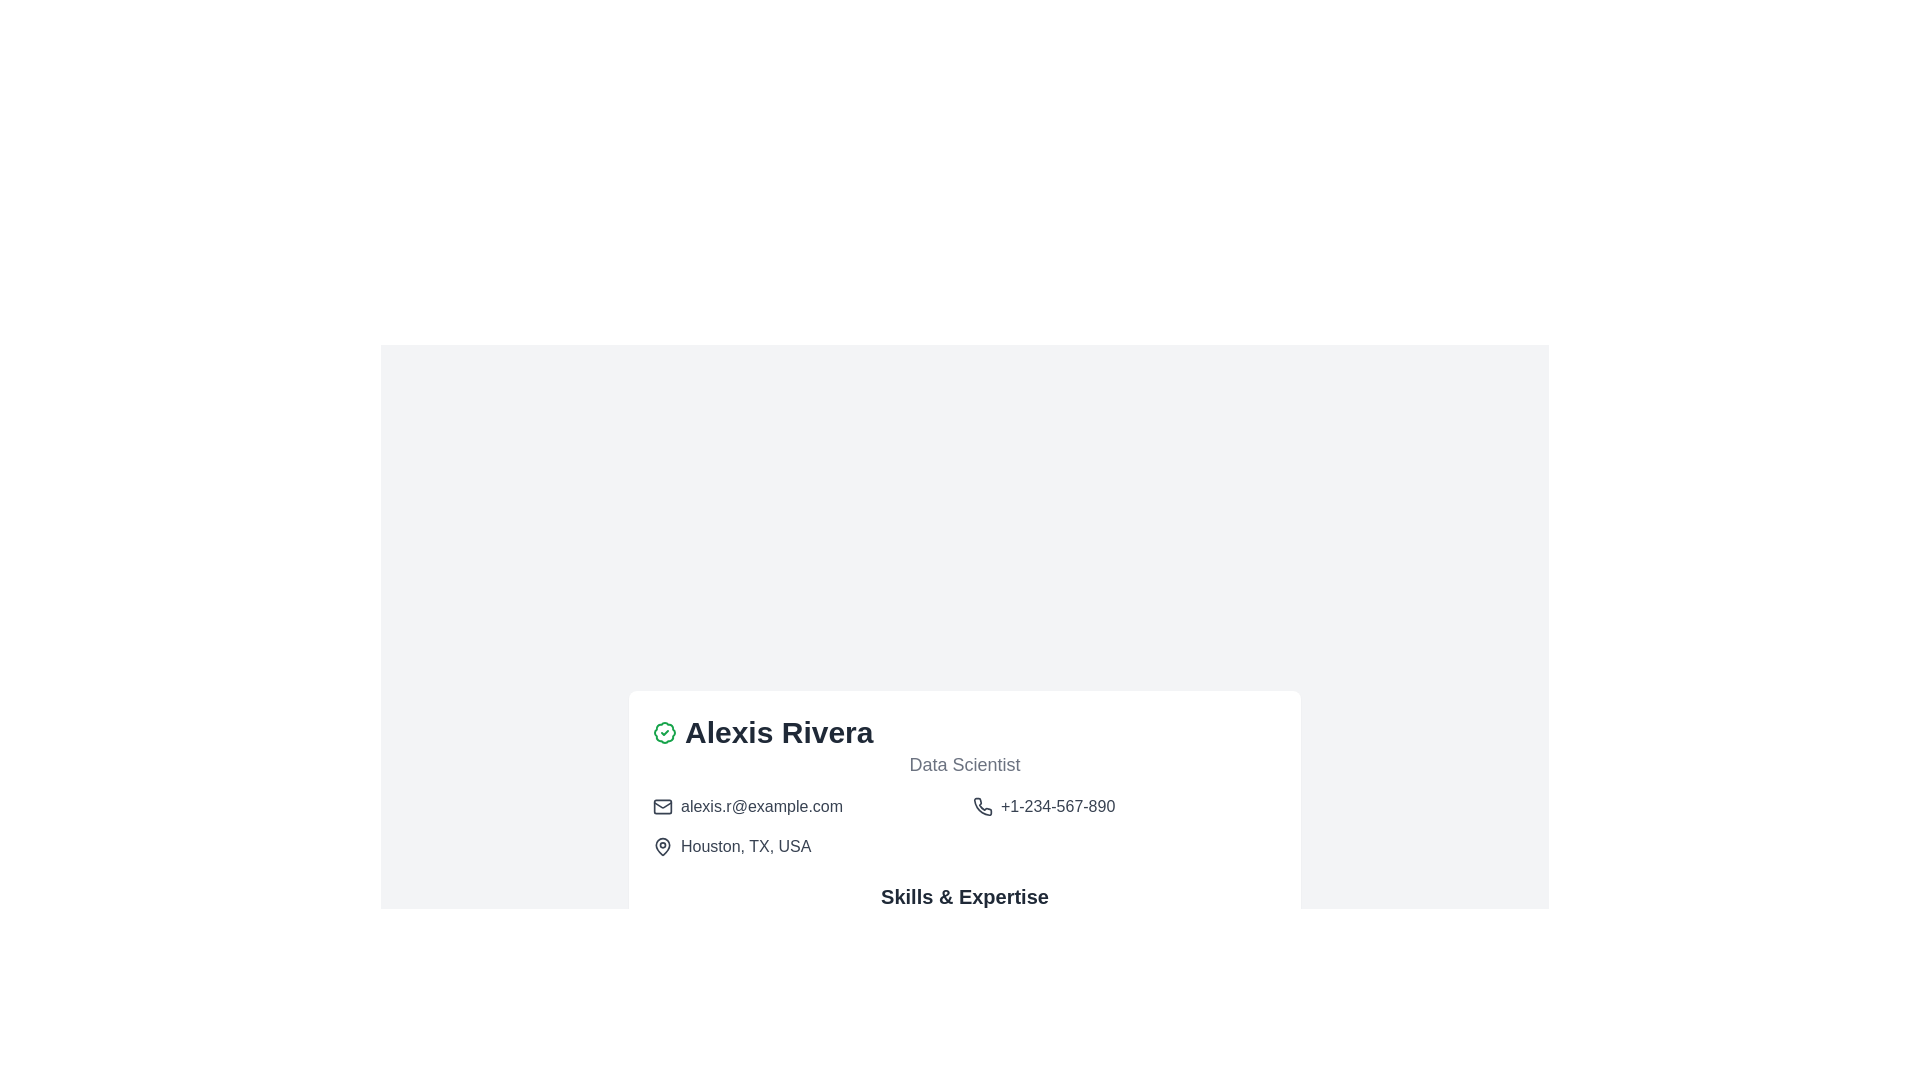 The width and height of the screenshot is (1920, 1080). I want to click on the icon located at the top-left section of the card, adjacent to the name 'Alexis Rivera', so click(665, 732).